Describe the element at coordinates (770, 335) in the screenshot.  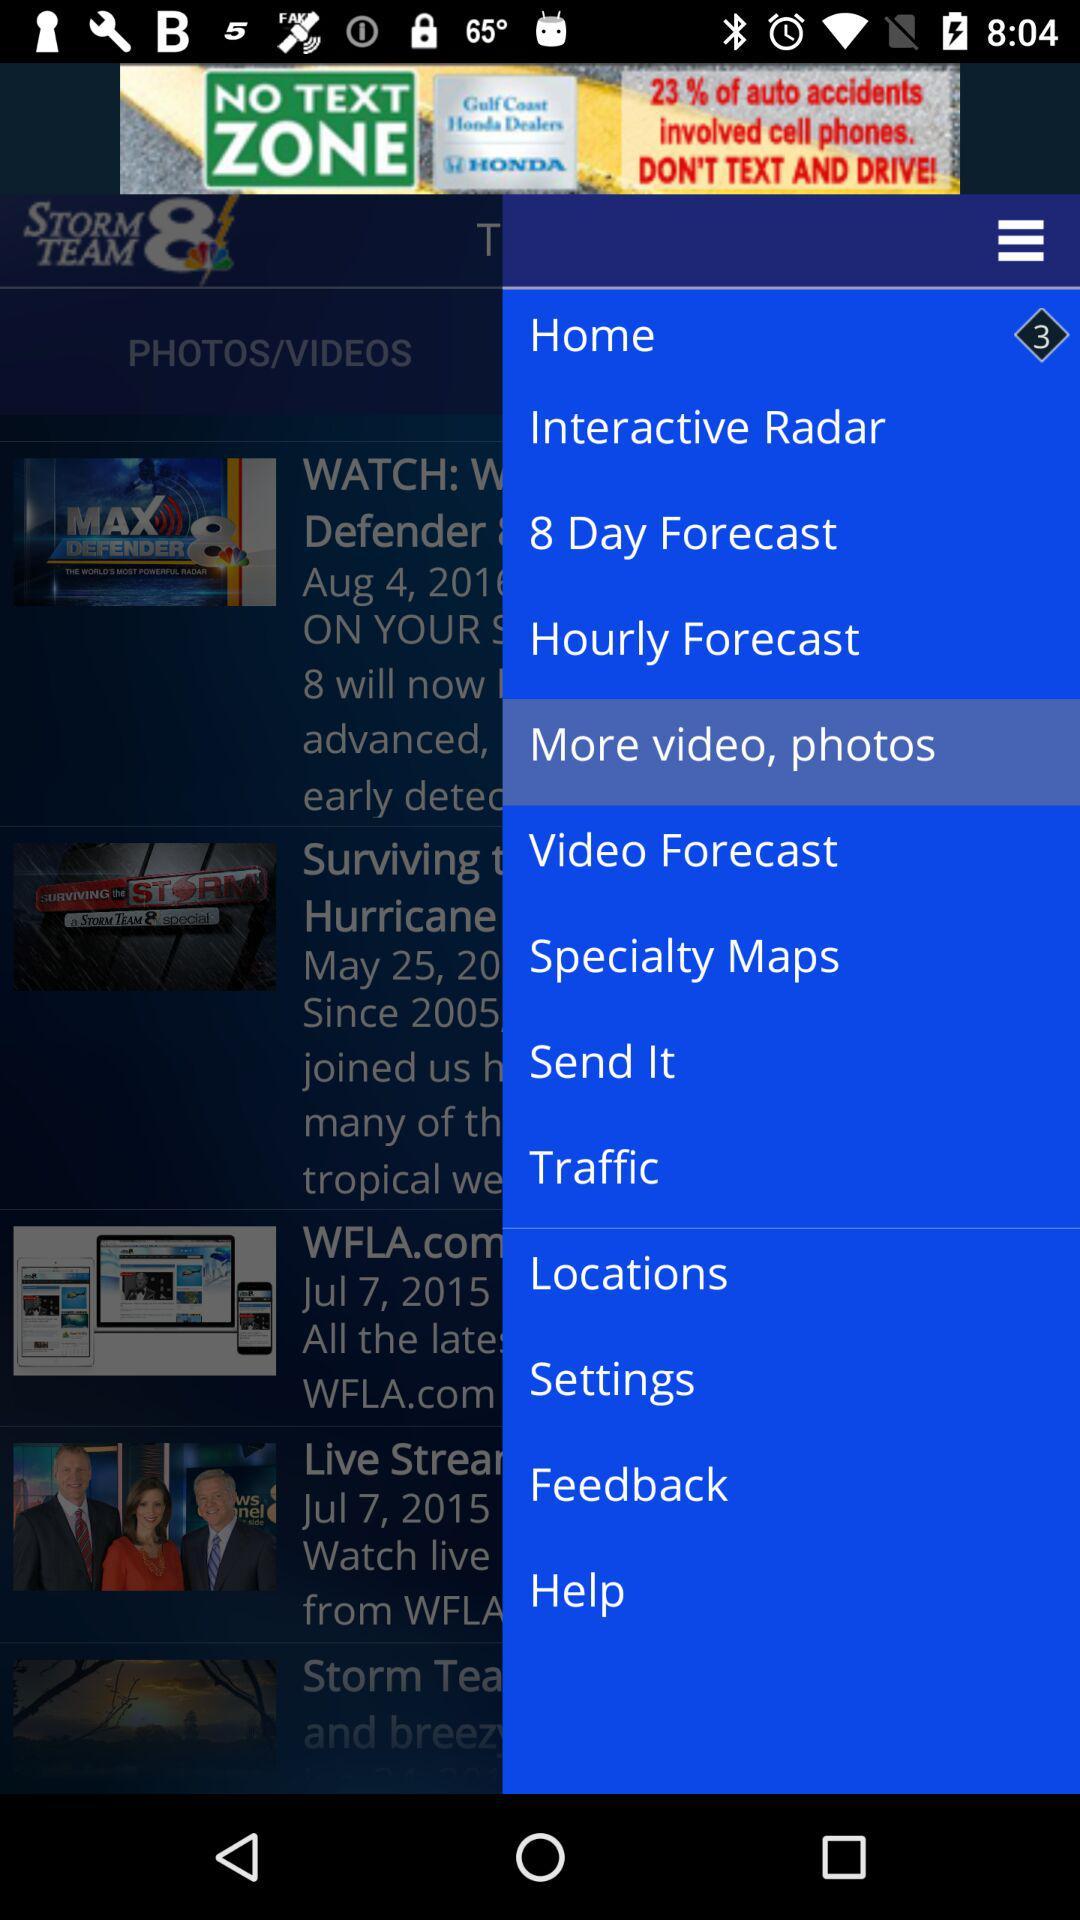
I see `the home` at that location.